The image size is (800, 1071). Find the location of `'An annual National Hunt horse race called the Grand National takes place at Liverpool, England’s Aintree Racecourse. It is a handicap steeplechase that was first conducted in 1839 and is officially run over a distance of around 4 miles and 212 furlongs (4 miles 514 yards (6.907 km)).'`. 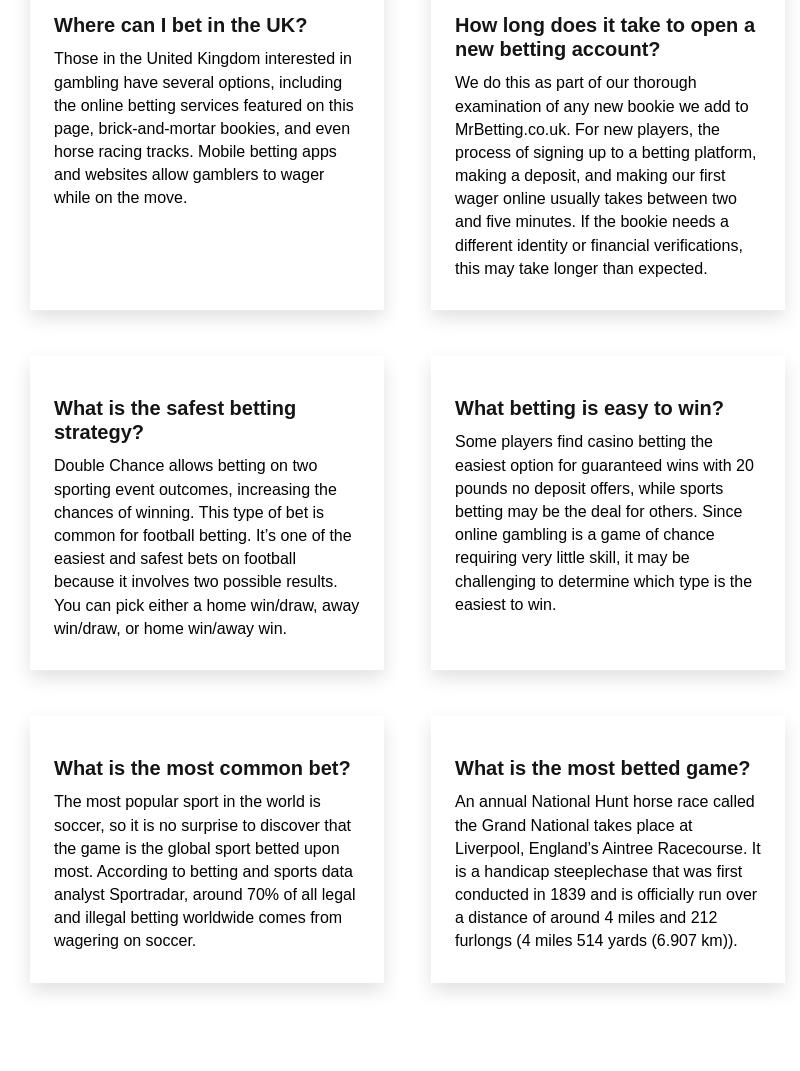

'An annual National Hunt horse race called the Grand National takes place at Liverpool, England’s Aintree Racecourse. It is a handicap steeplechase that was first conducted in 1839 and is officially run over a distance of around 4 miles and 212 furlongs (4 miles 514 yards (6.907 km)).' is located at coordinates (607, 871).